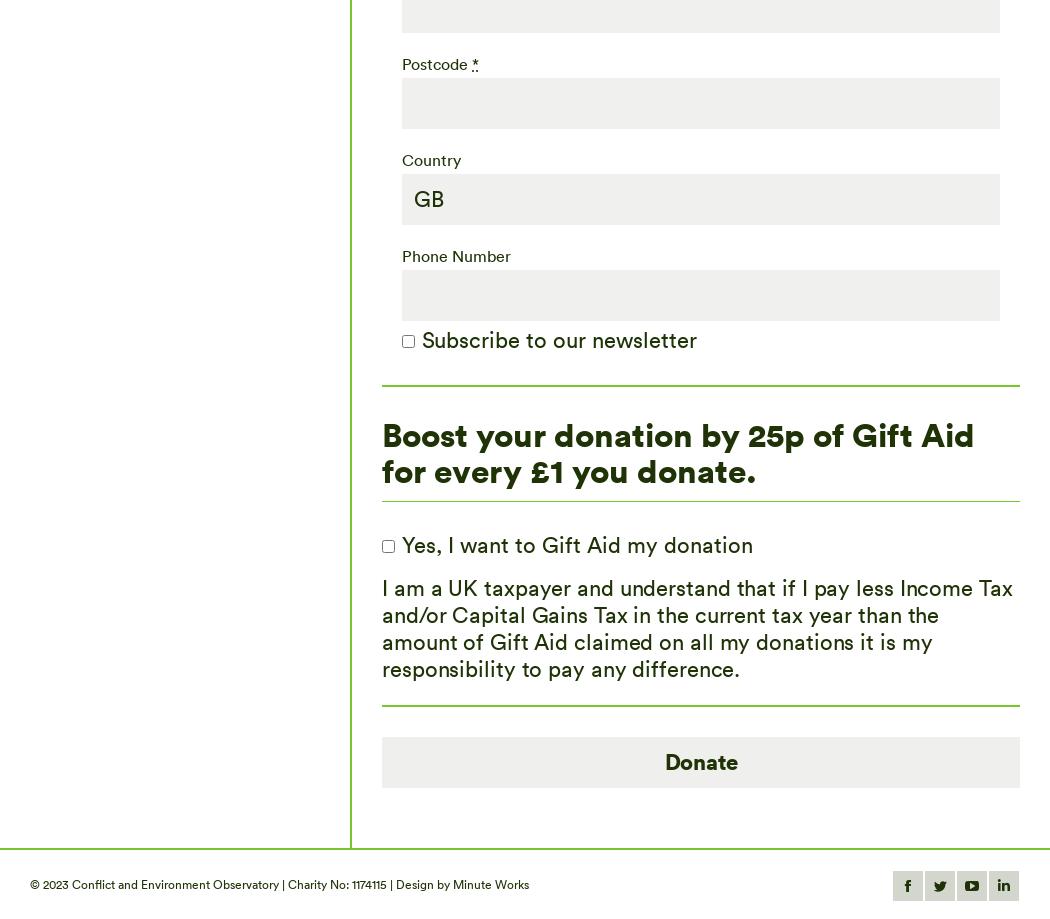 The width and height of the screenshot is (1050, 919). Describe the element at coordinates (757, 881) in the screenshot. I see `'Find us on:'` at that location.